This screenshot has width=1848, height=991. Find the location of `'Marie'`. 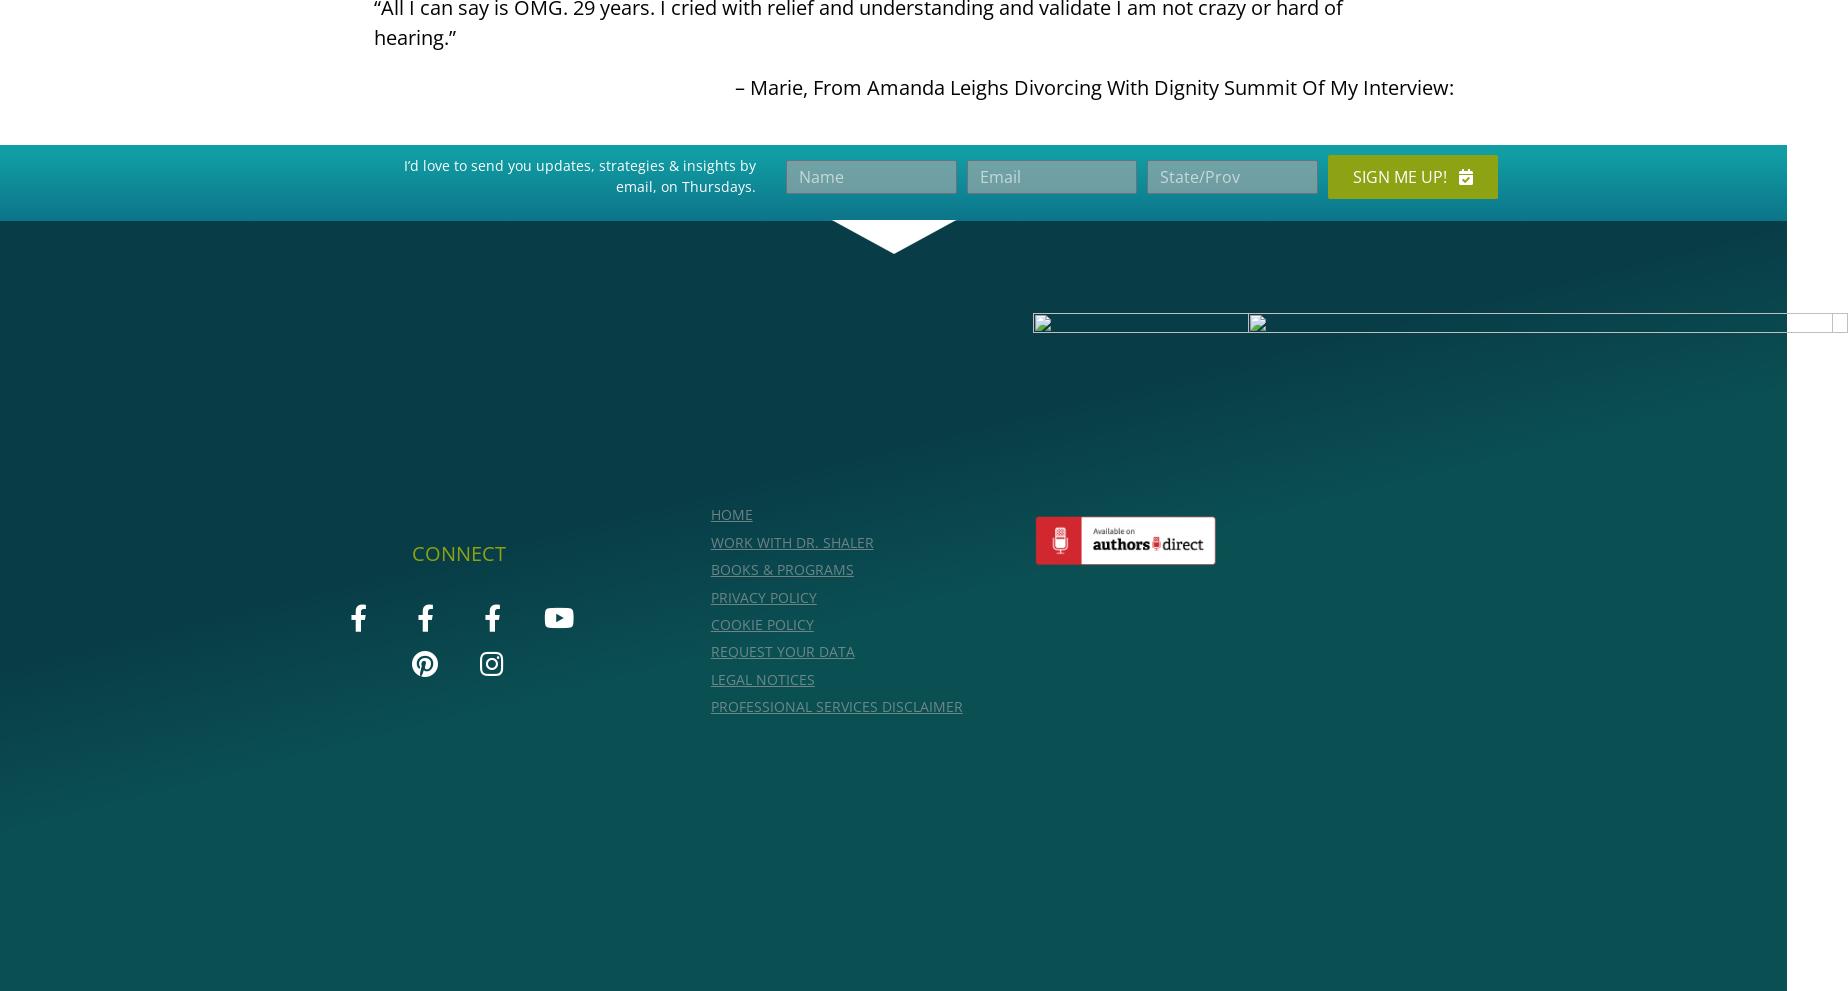

'Marie' is located at coordinates (775, 86).